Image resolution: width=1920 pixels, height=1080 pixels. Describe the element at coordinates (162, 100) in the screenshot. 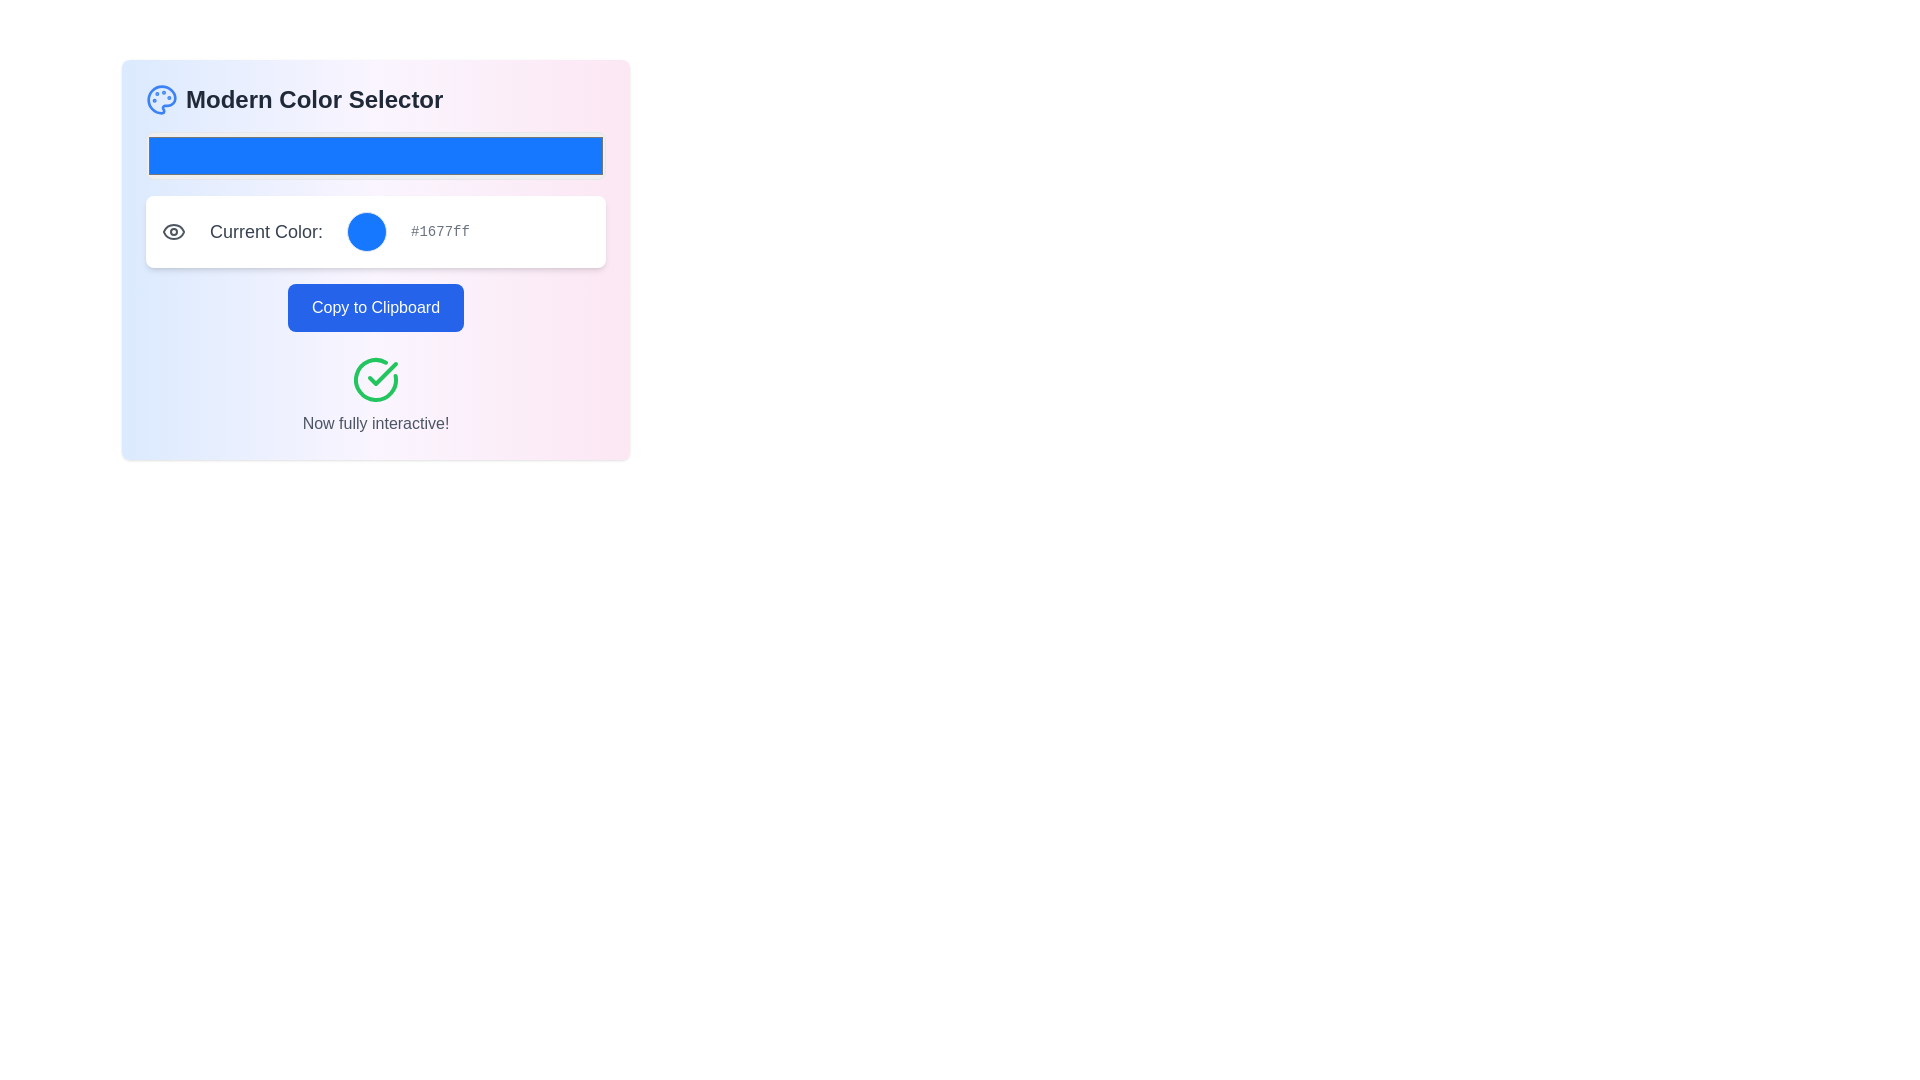

I see `the light blue palette icon with circular holes located next to the text 'Modern Color Selector' in the header section` at that location.